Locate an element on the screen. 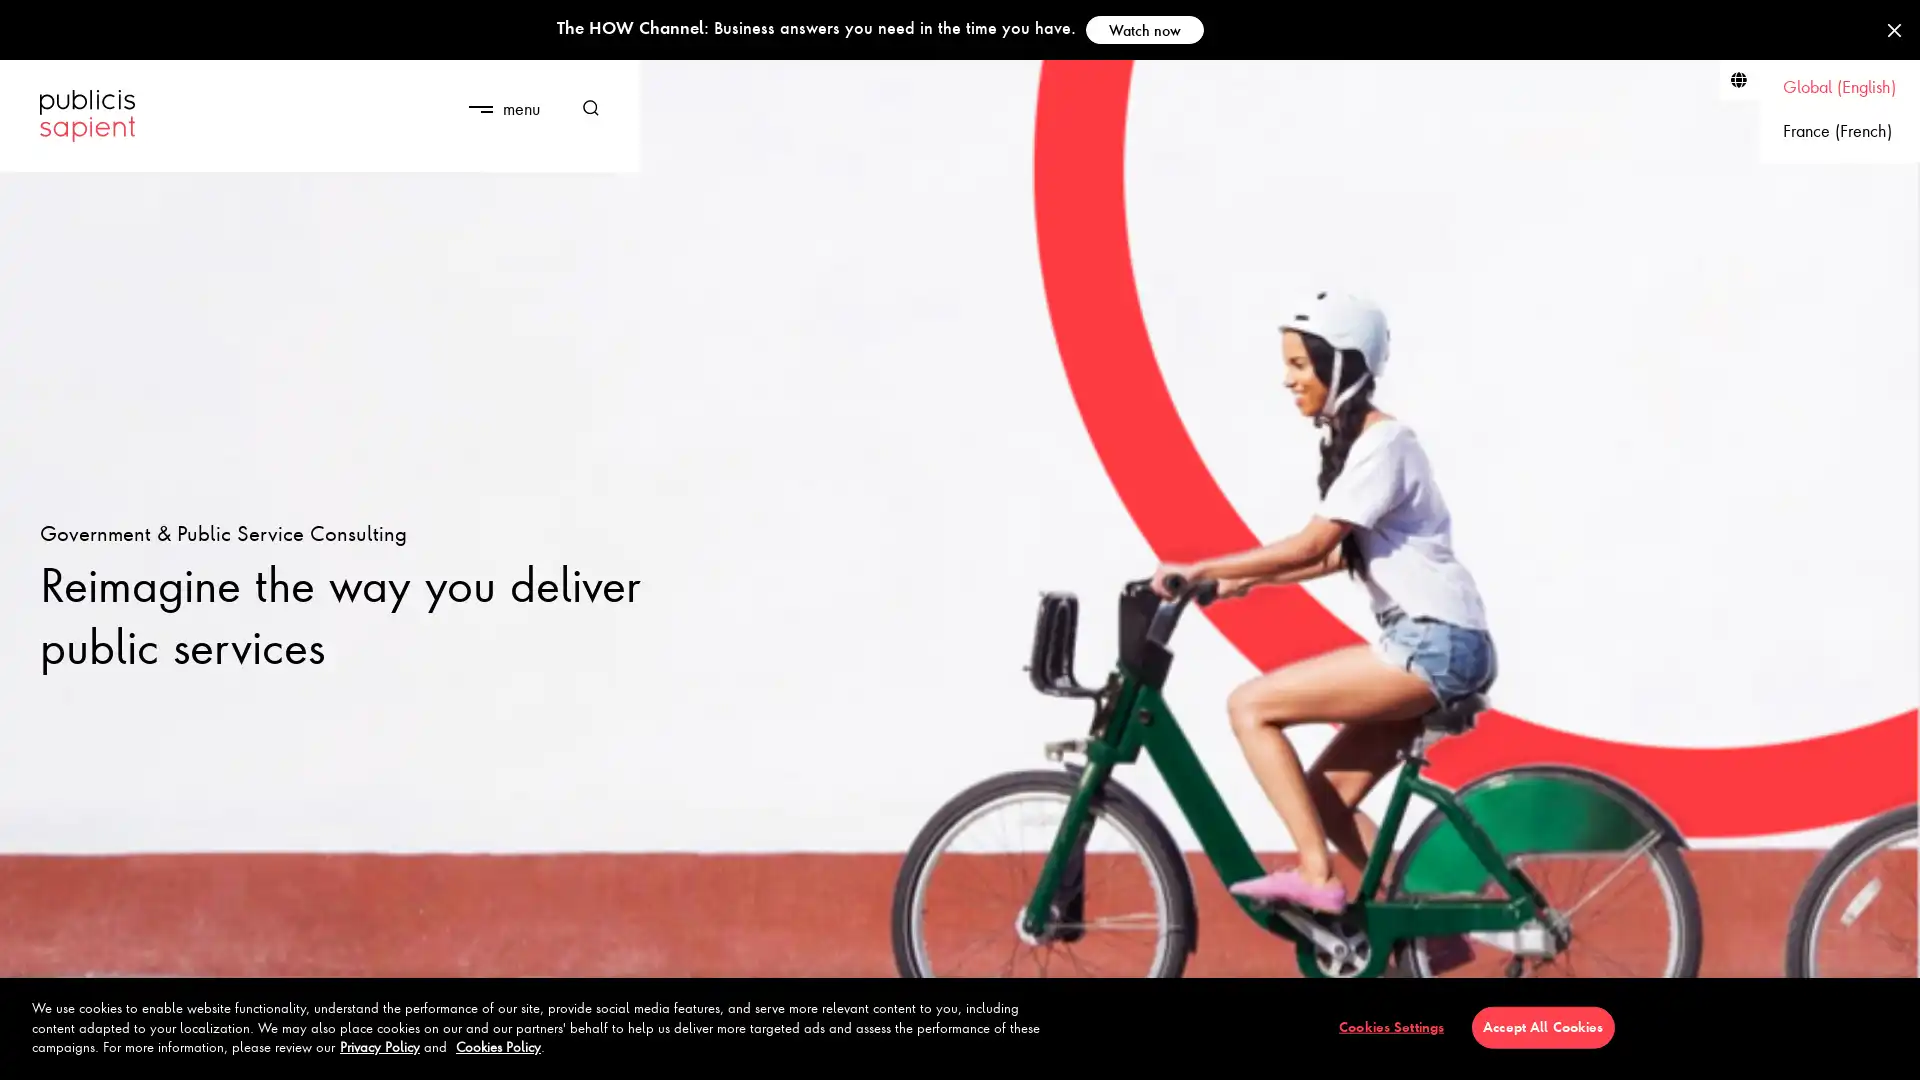  Accept All Cookies is located at coordinates (1541, 1026).